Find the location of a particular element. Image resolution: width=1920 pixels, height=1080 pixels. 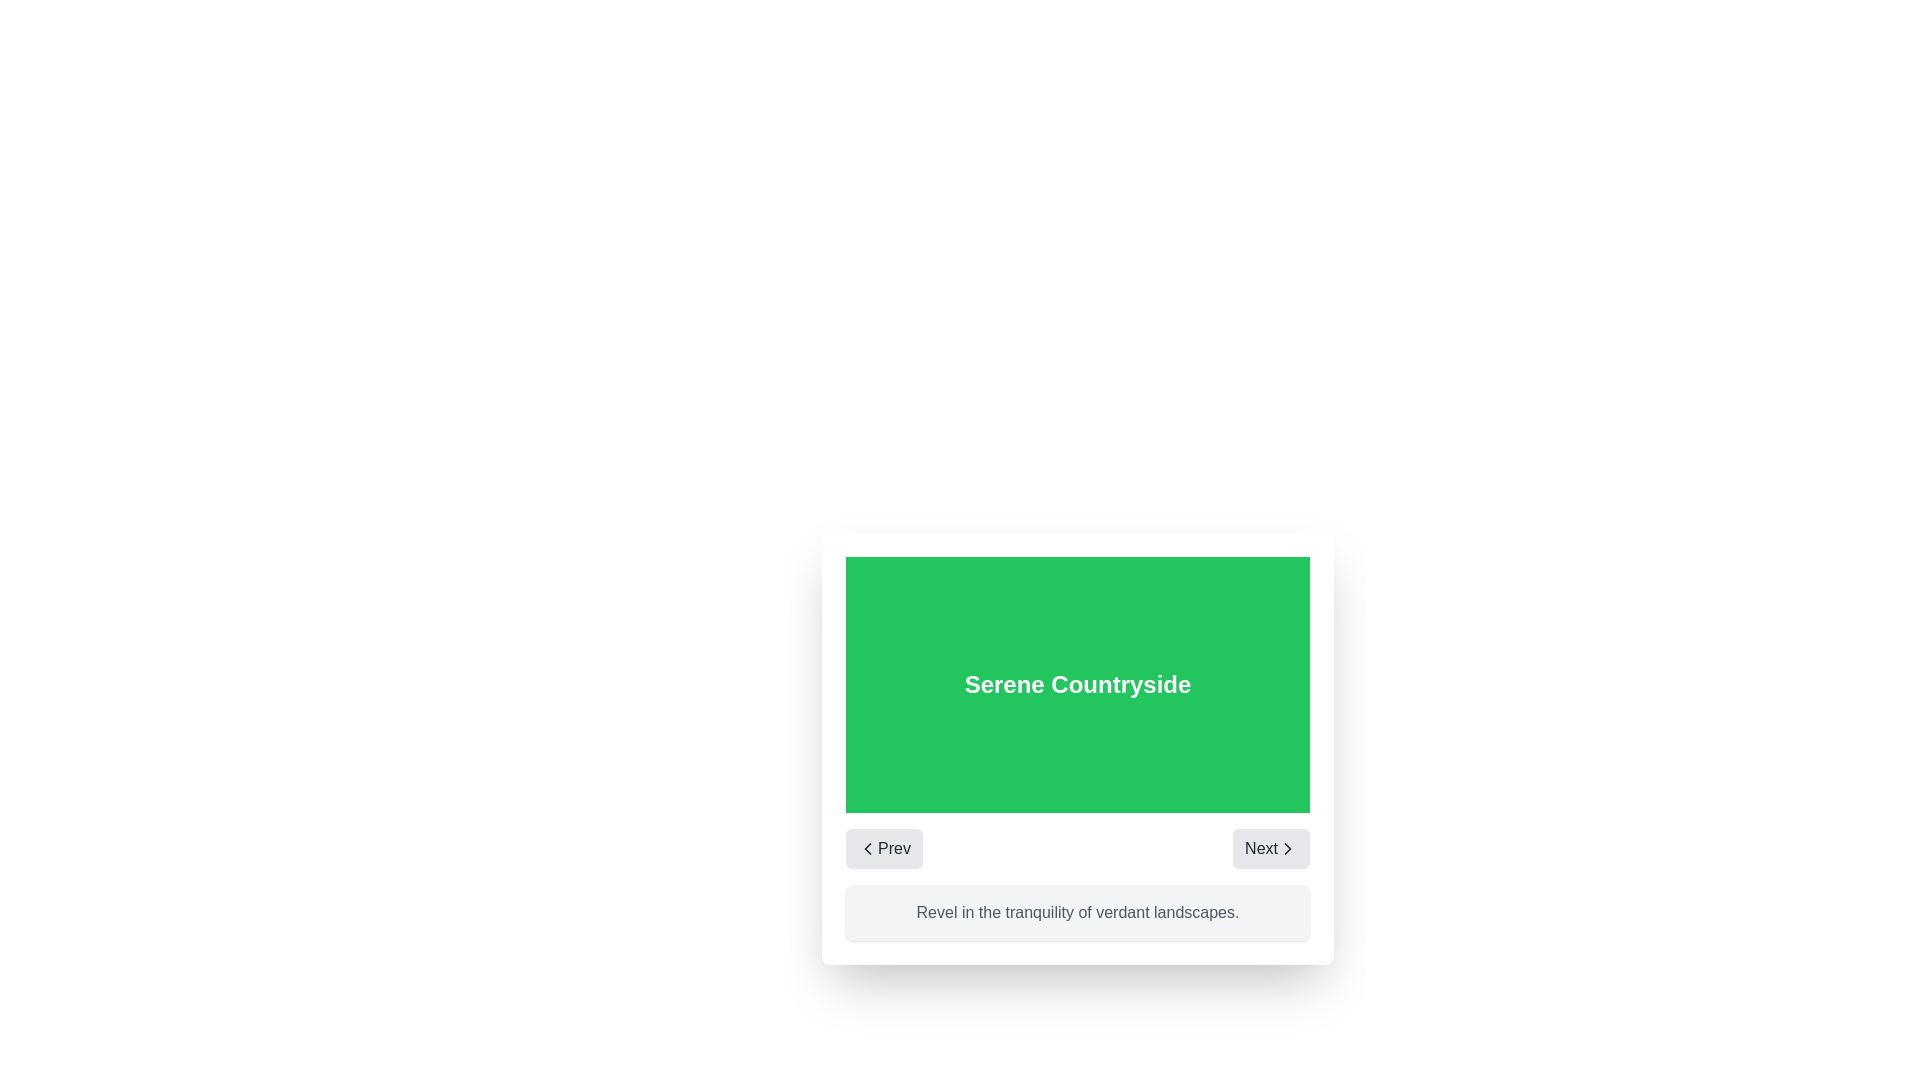

text content of the 'Prev' text label located within the button on the bottom-left corner of the interface, next to the chevron-left icon is located at coordinates (893, 848).